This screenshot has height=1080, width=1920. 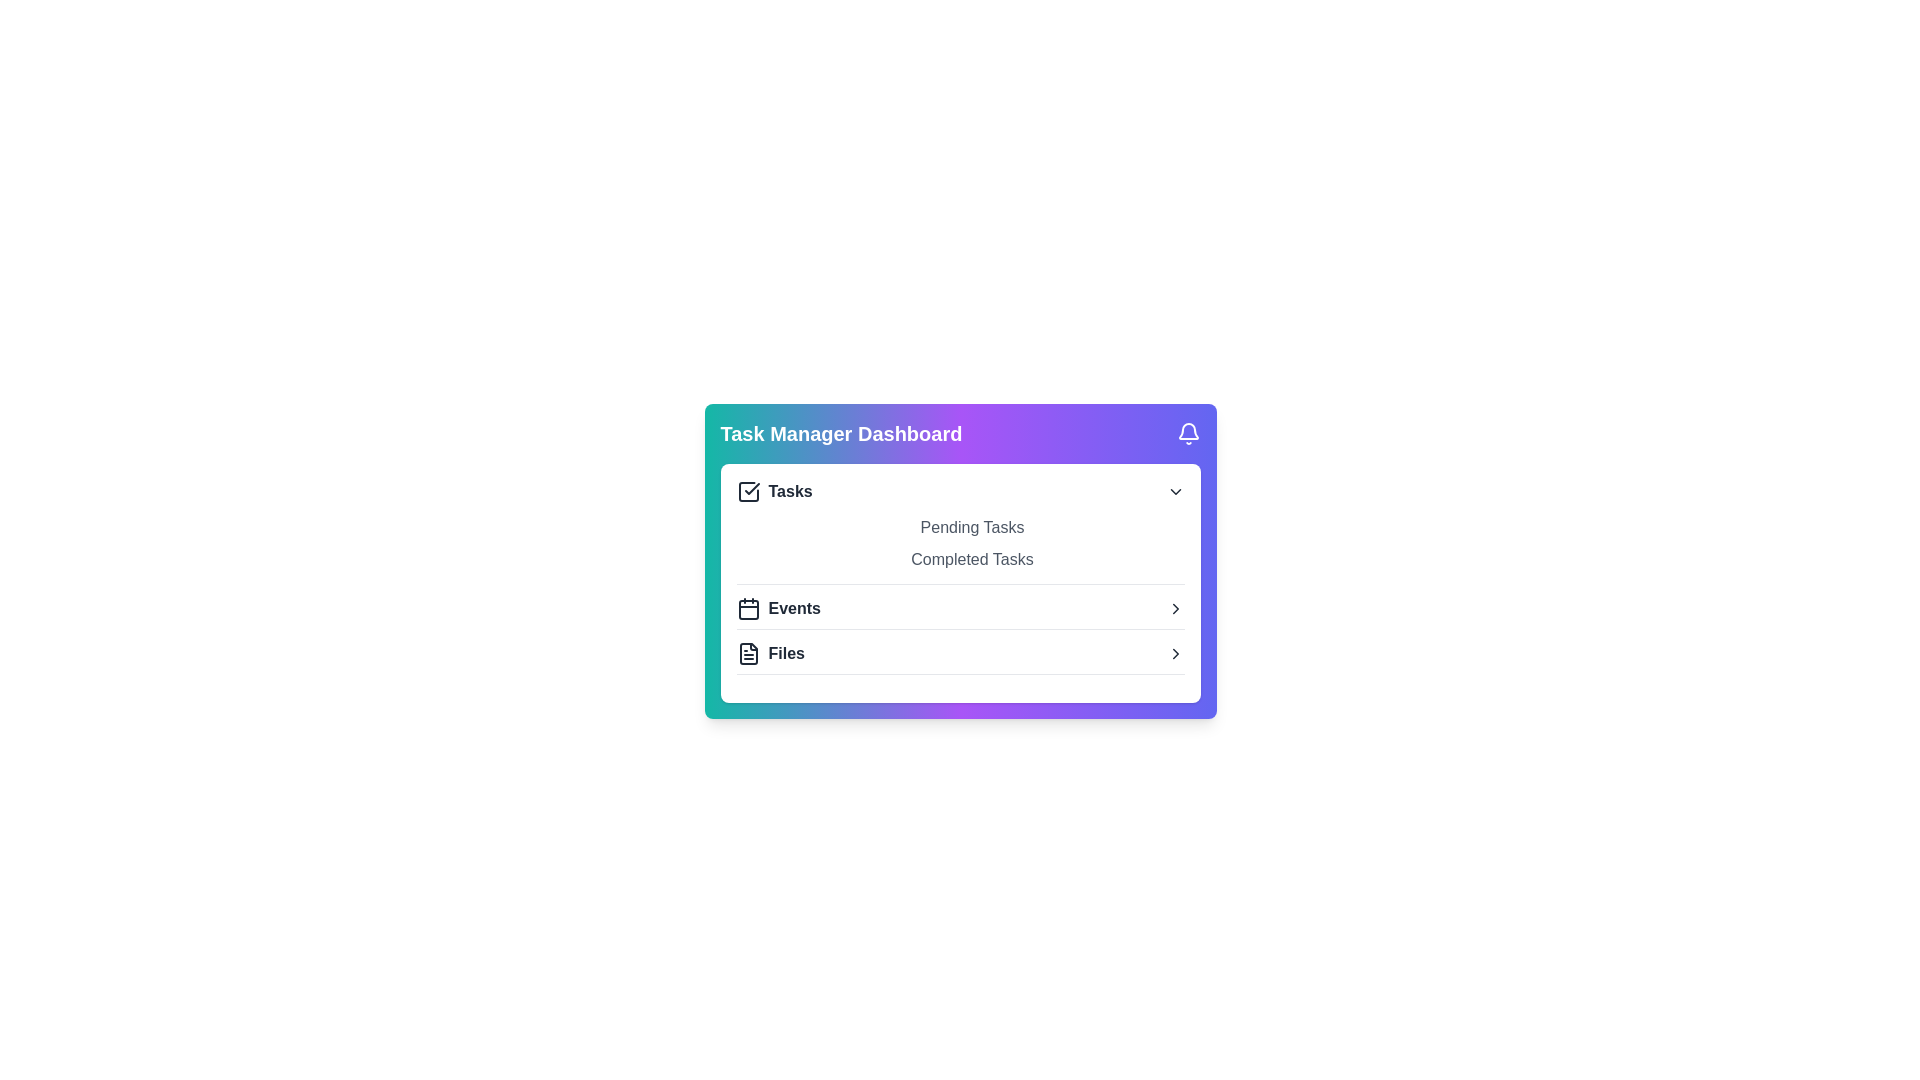 What do you see at coordinates (960, 561) in the screenshot?
I see `the 'Completed Tasks' link located inside the Task Manager Dashboard panel` at bounding box center [960, 561].